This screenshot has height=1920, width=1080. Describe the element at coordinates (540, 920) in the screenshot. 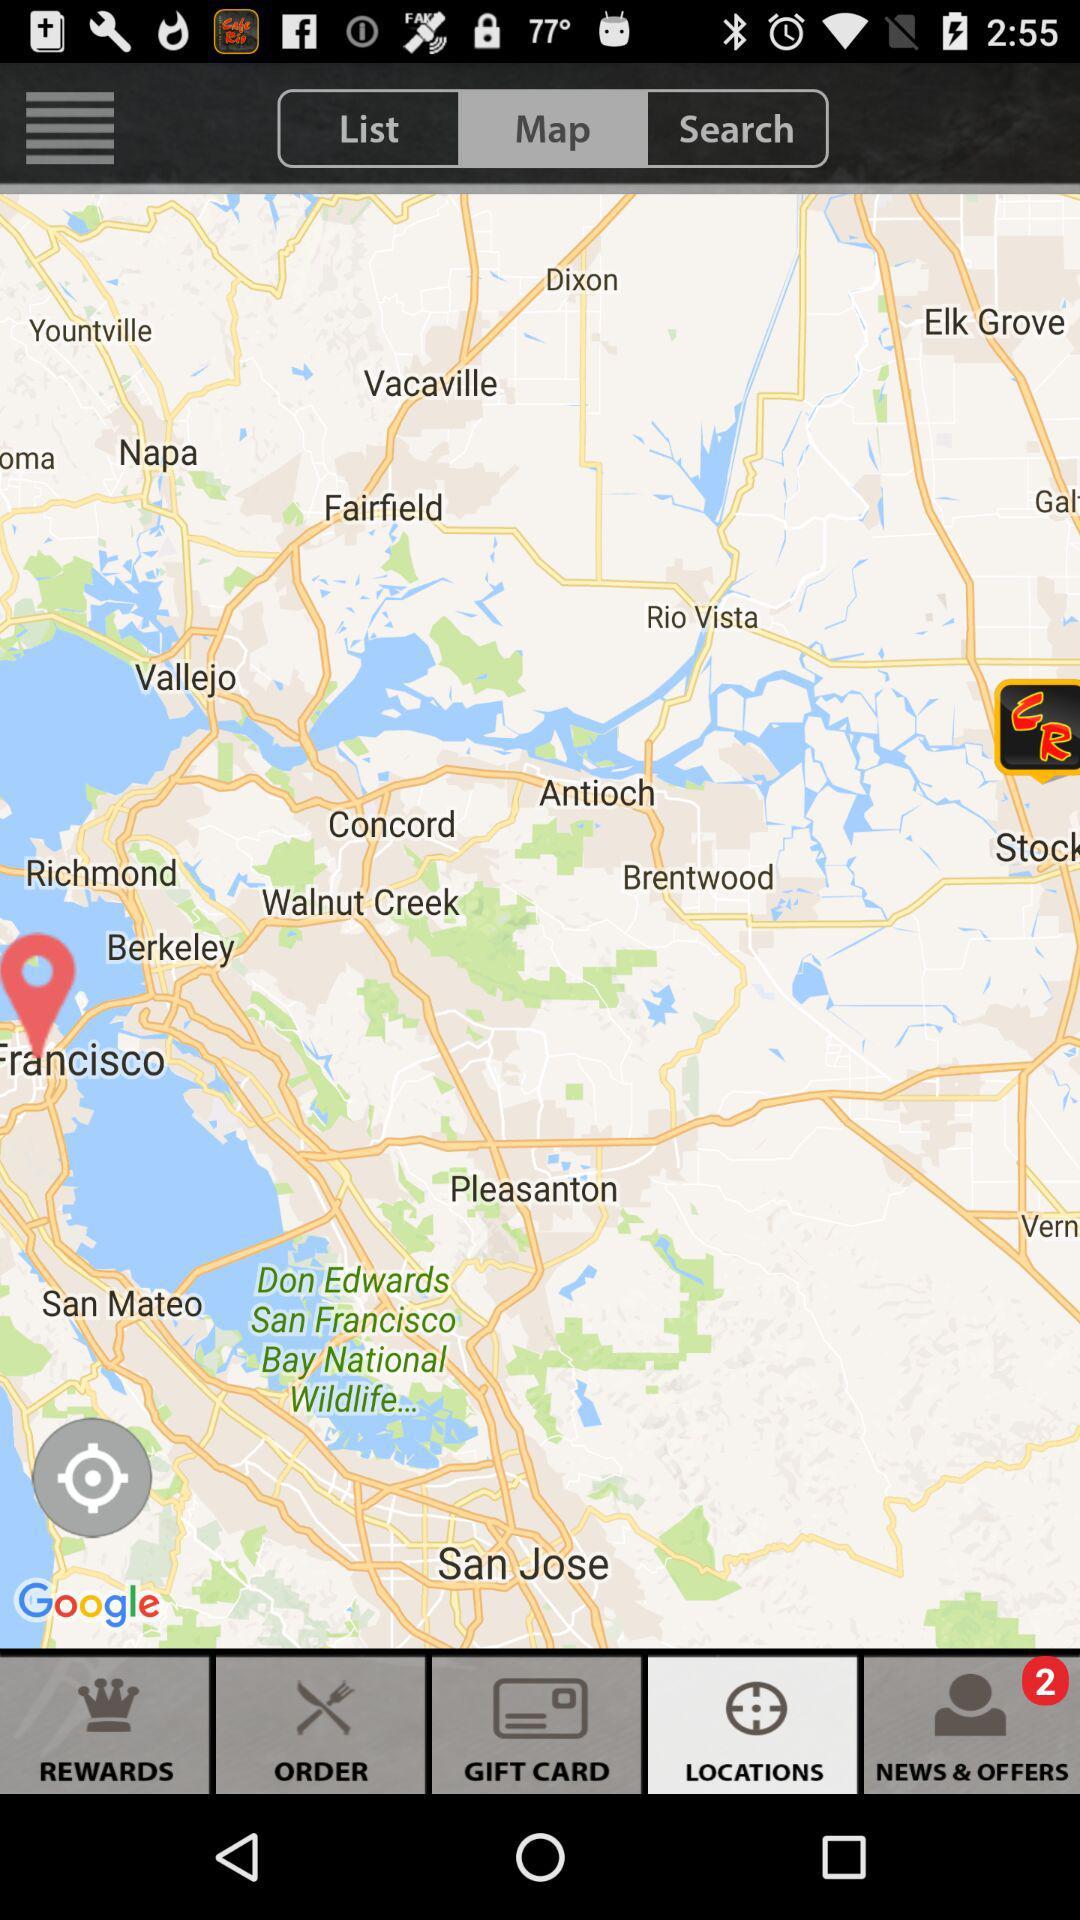

I see `the icon below the list item` at that location.